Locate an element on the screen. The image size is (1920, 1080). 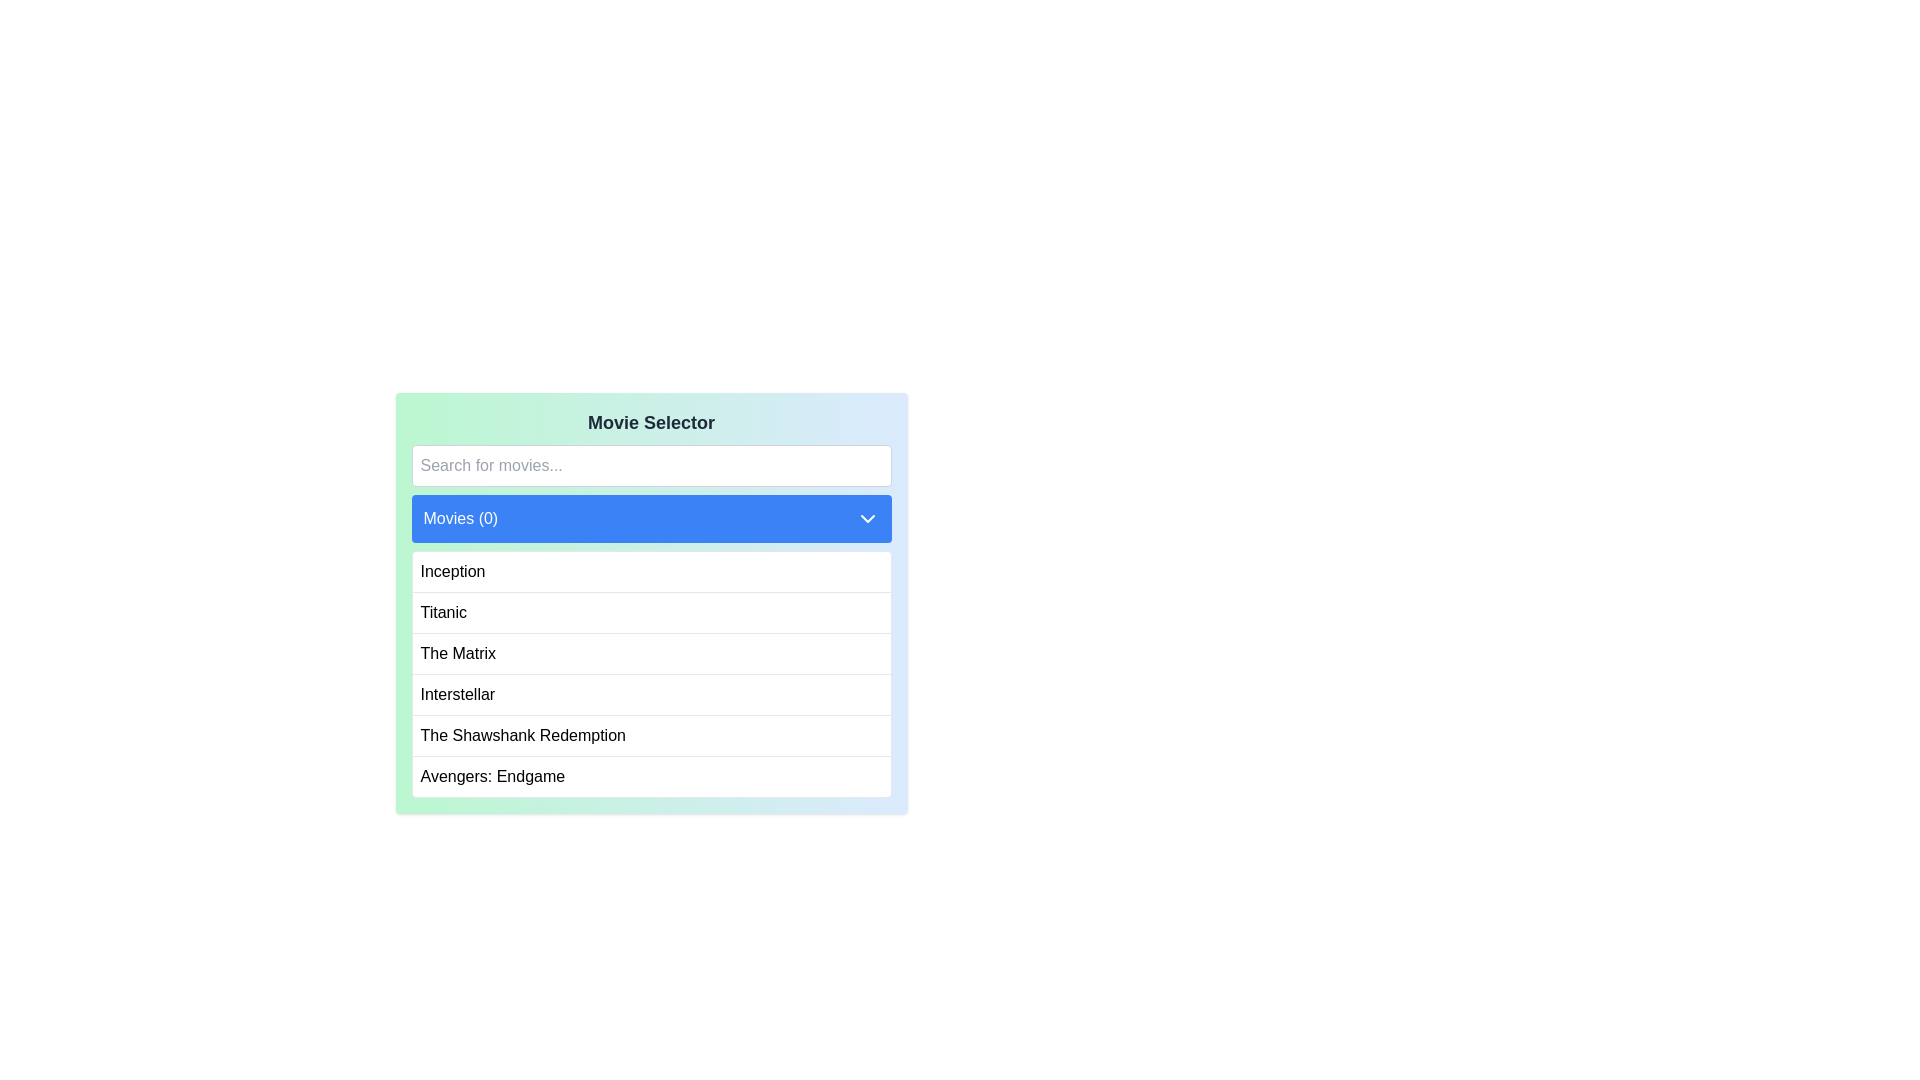
the dropdown list item titled 'Titanic' is located at coordinates (651, 602).